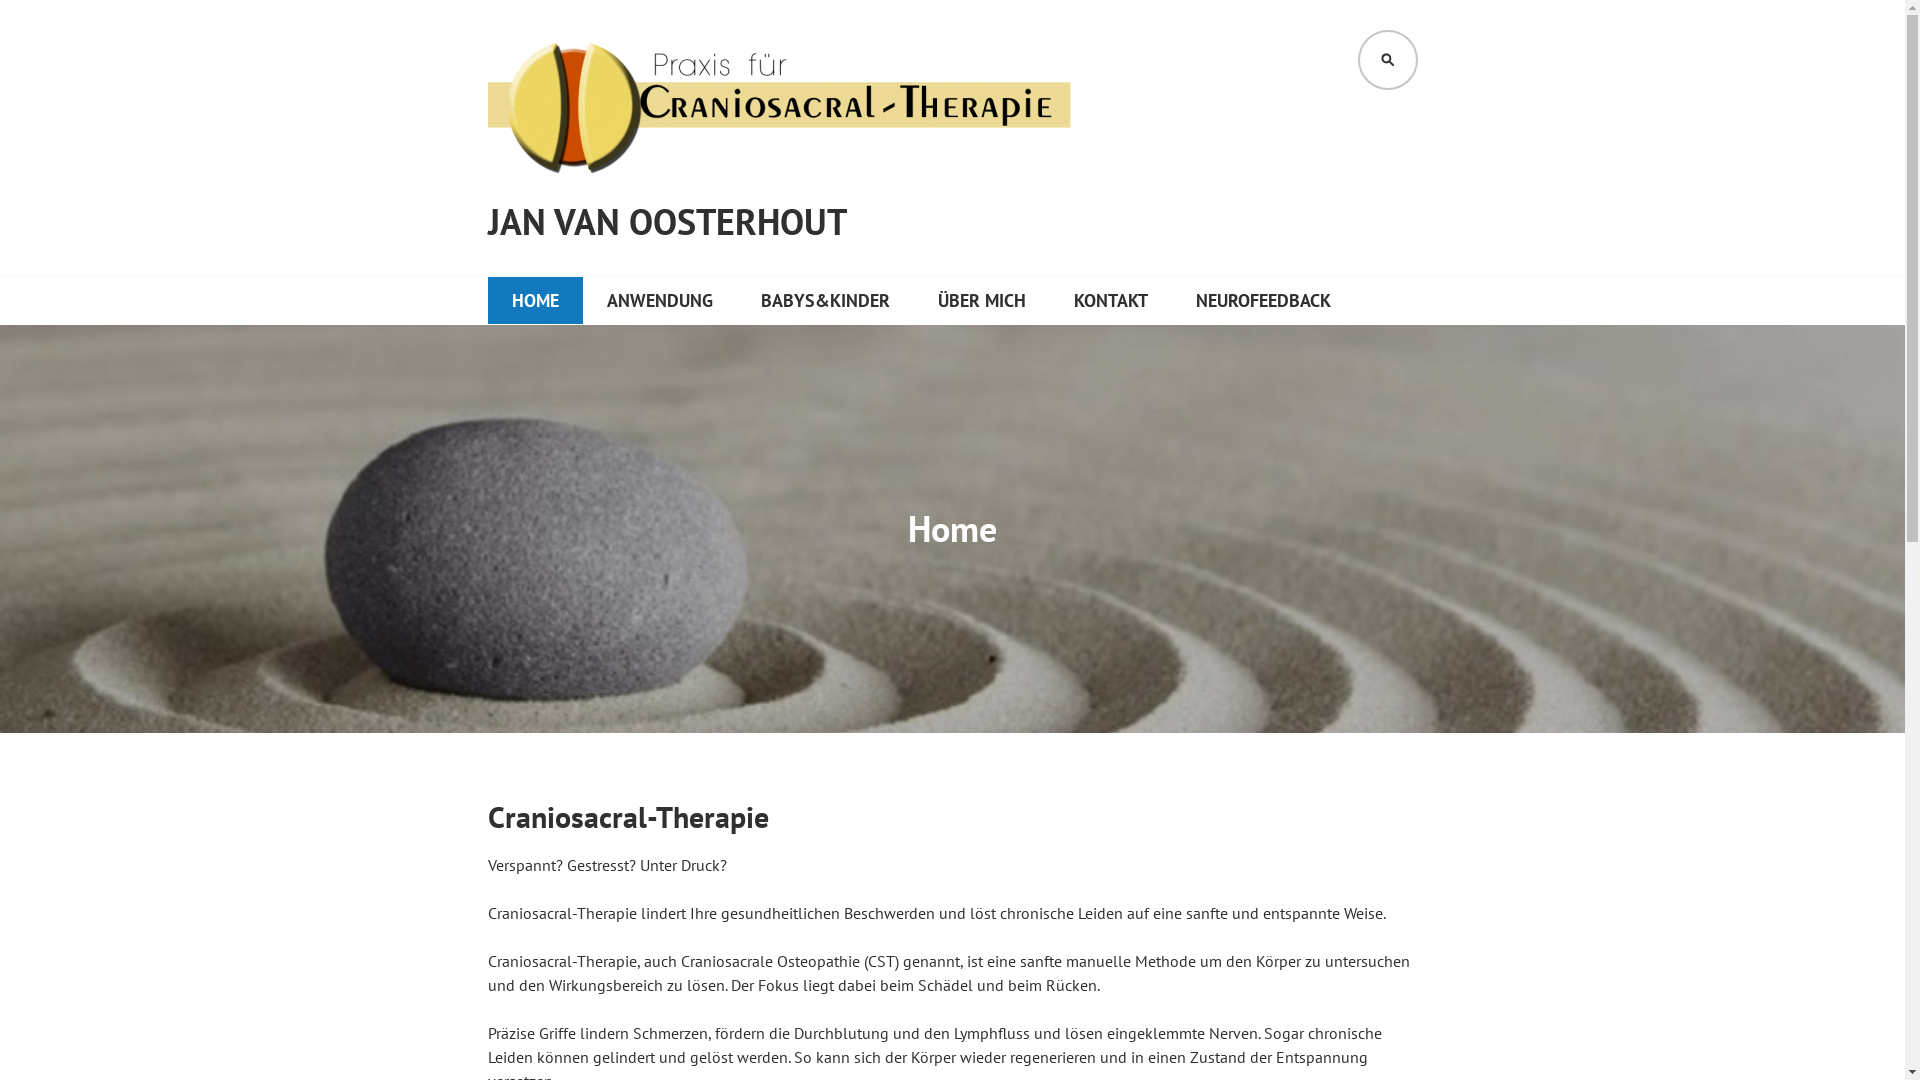 Image resolution: width=1920 pixels, height=1080 pixels. I want to click on 'SUCHEN', so click(1386, 59).